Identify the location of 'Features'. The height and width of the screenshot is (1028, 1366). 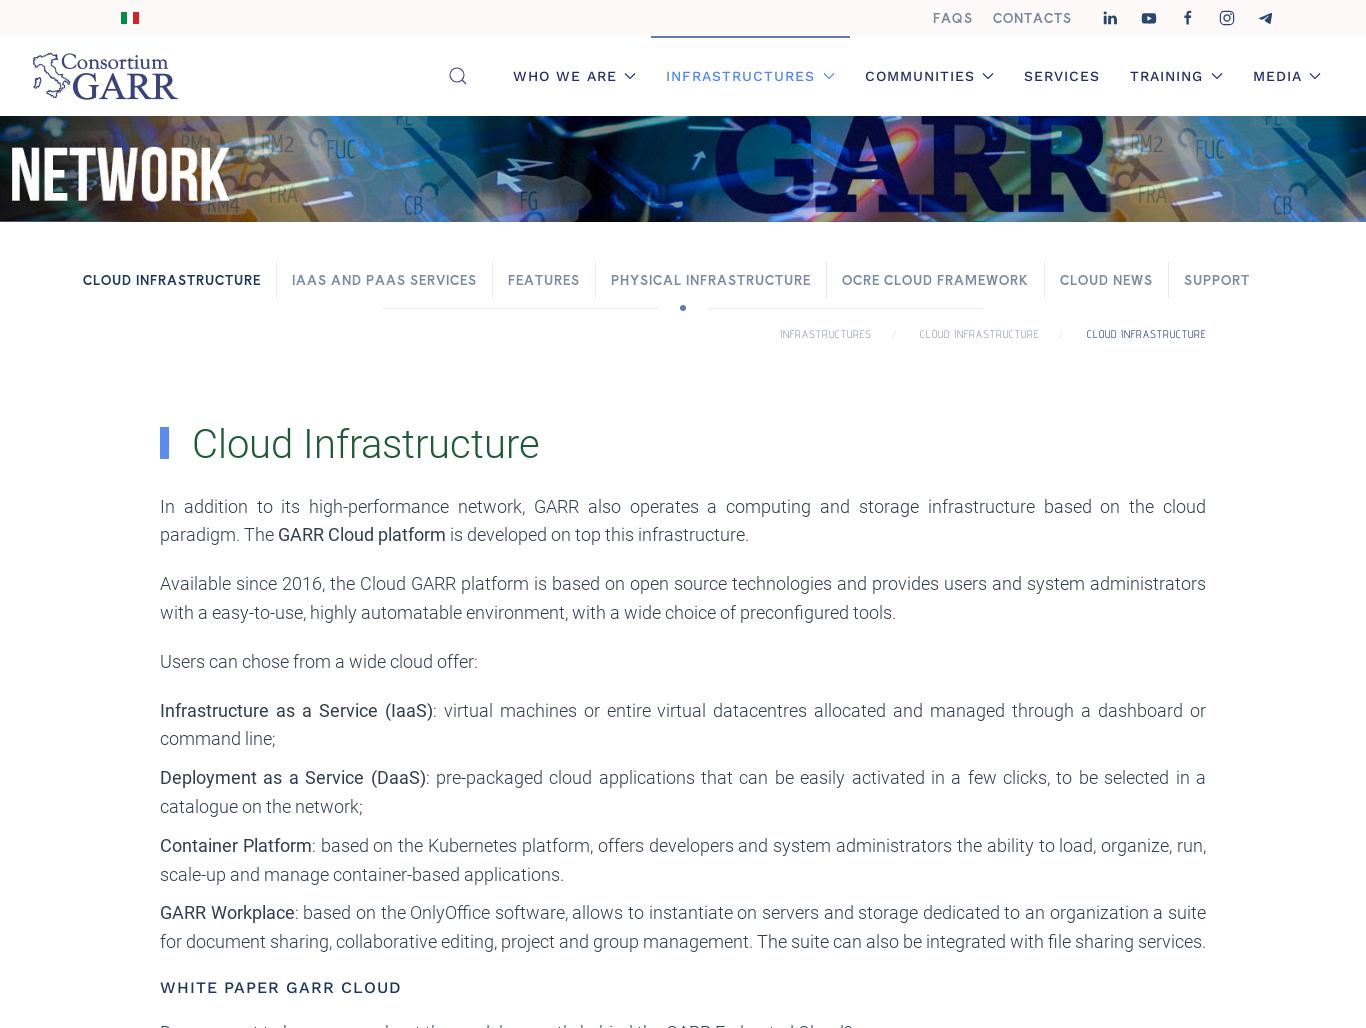
(543, 279).